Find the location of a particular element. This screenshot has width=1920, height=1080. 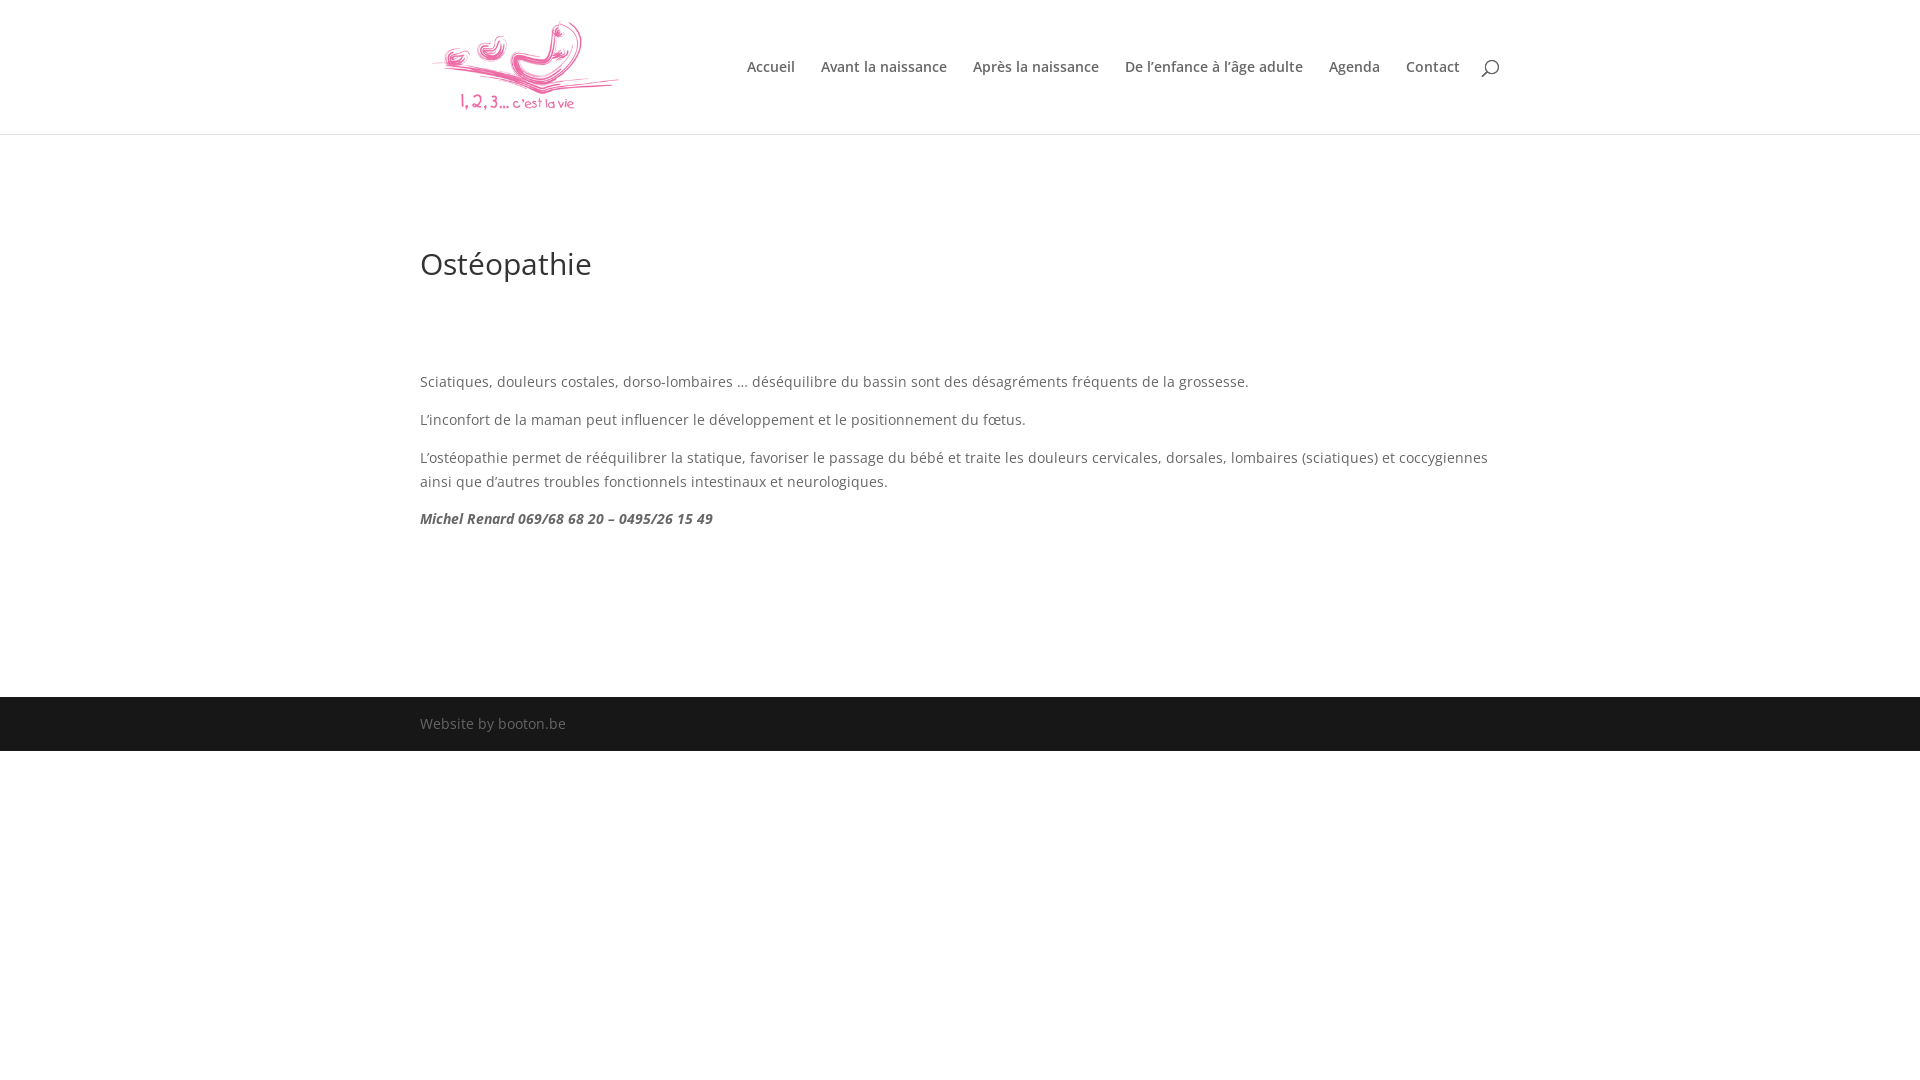

'Agenda' is located at coordinates (1329, 96).